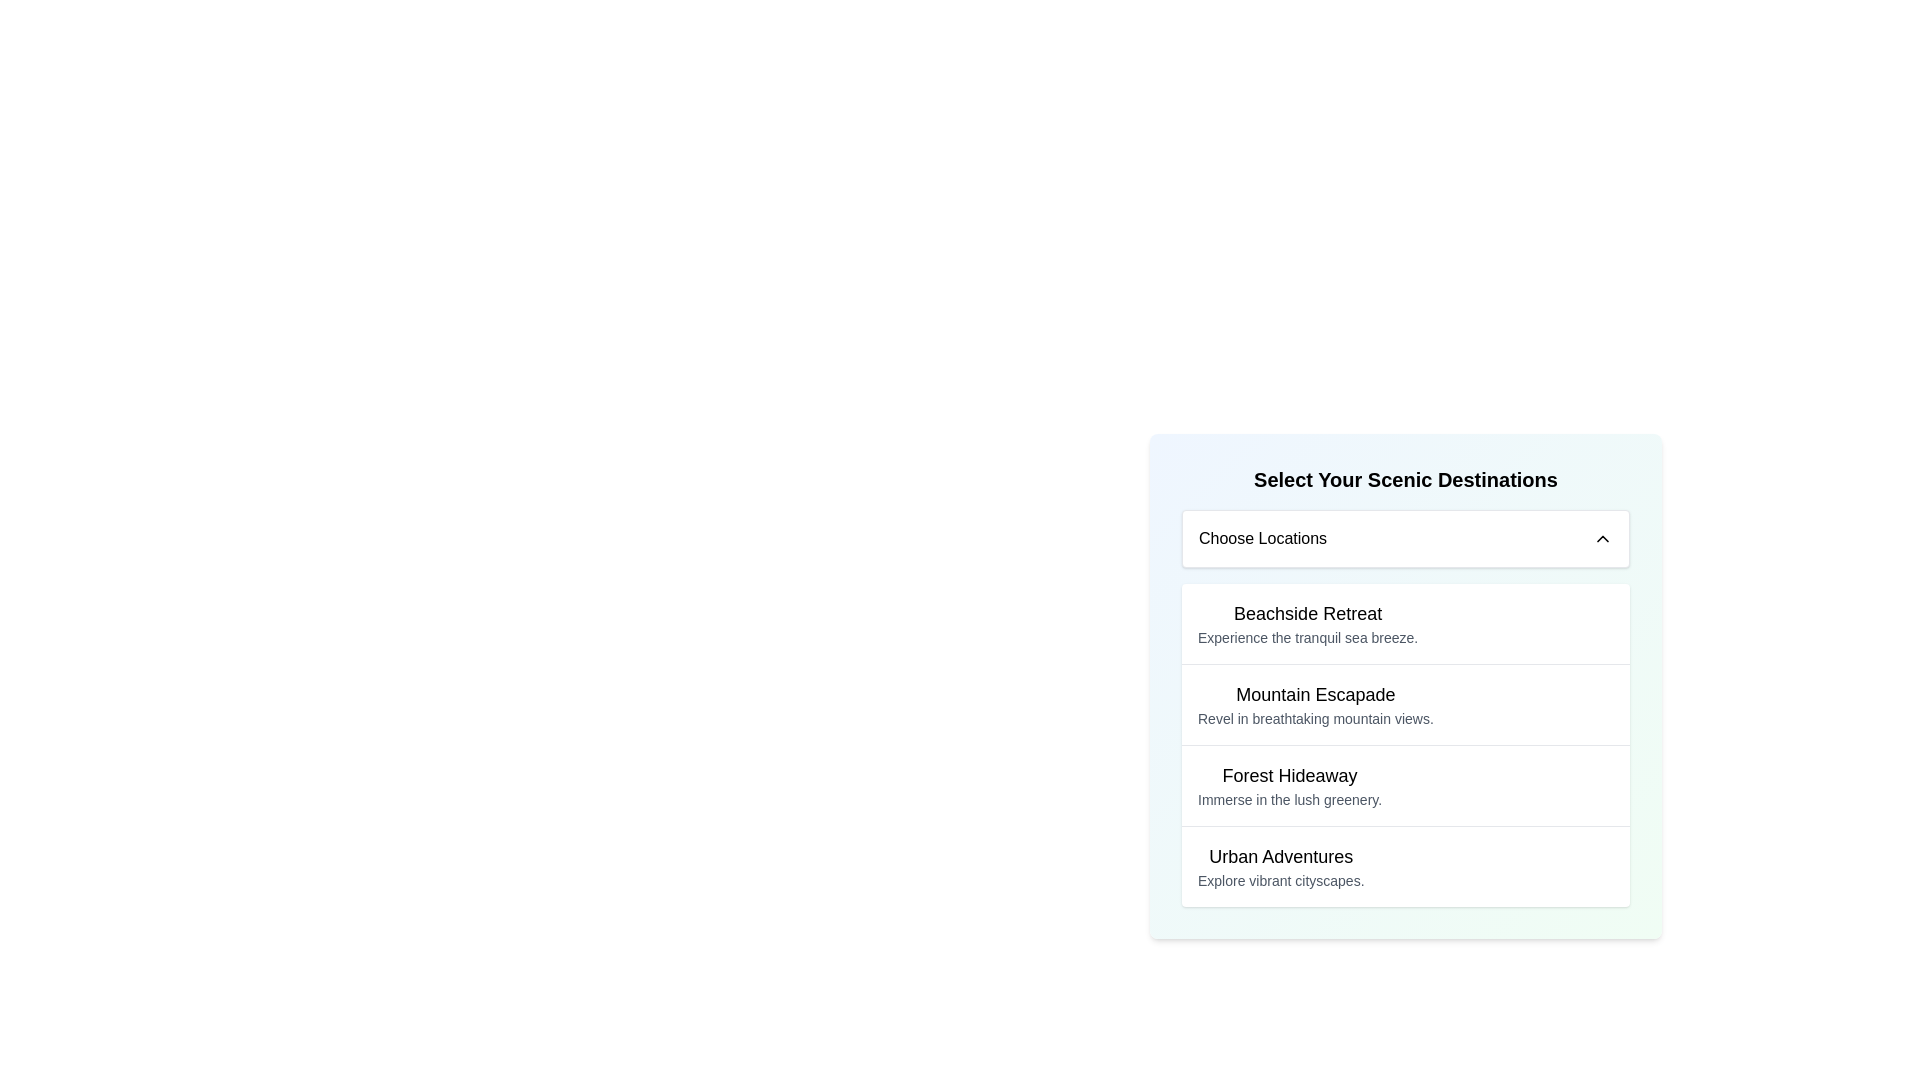 This screenshot has width=1920, height=1080. What do you see at coordinates (1405, 744) in the screenshot?
I see `the third list item labeled 'Forest Hideaway' in the 'Choose Locations' dropdown under 'Select Your Scenic Destinations'` at bounding box center [1405, 744].